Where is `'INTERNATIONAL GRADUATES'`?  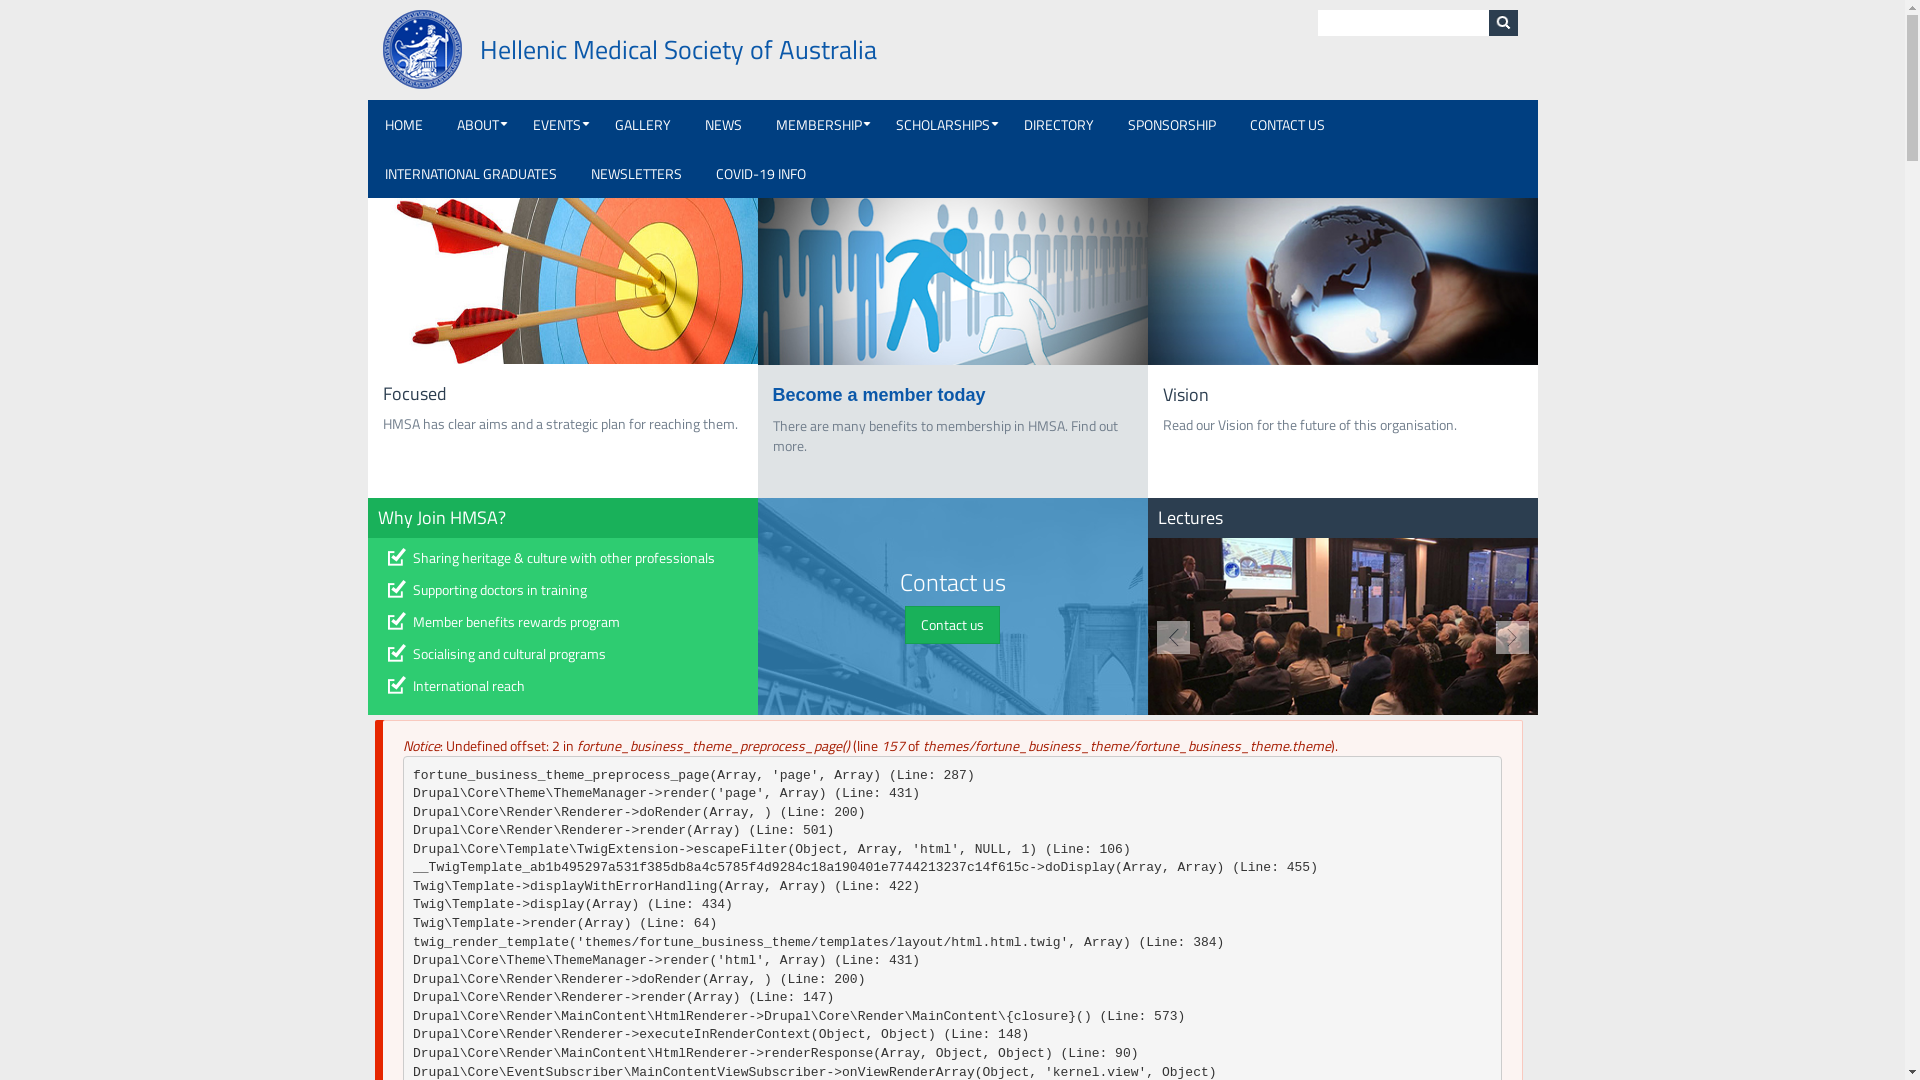 'INTERNATIONAL GRADUATES' is located at coordinates (469, 172).